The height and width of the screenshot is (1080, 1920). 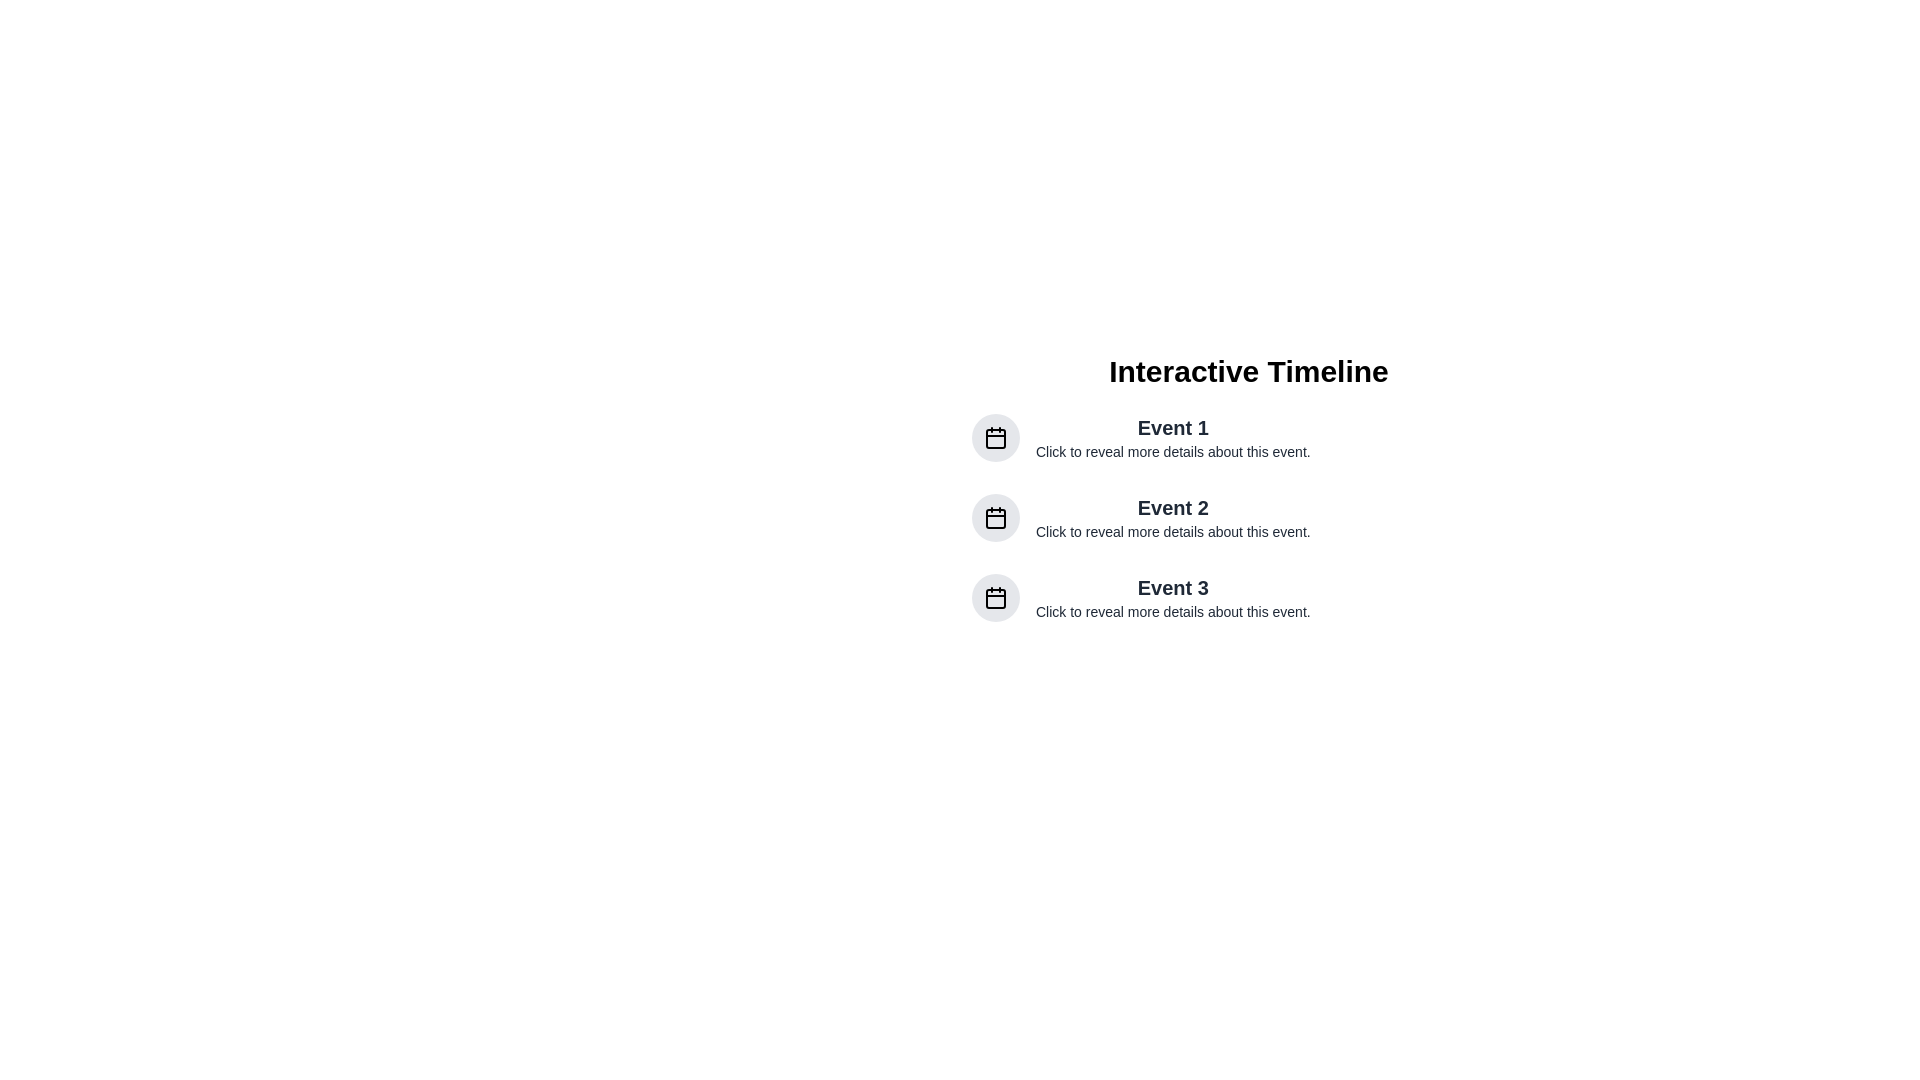 What do you see at coordinates (1173, 596) in the screenshot?
I see `the text block featuring 'Event 3' which is the third entry in the vertical list under the heading 'Interactive Timeline'` at bounding box center [1173, 596].